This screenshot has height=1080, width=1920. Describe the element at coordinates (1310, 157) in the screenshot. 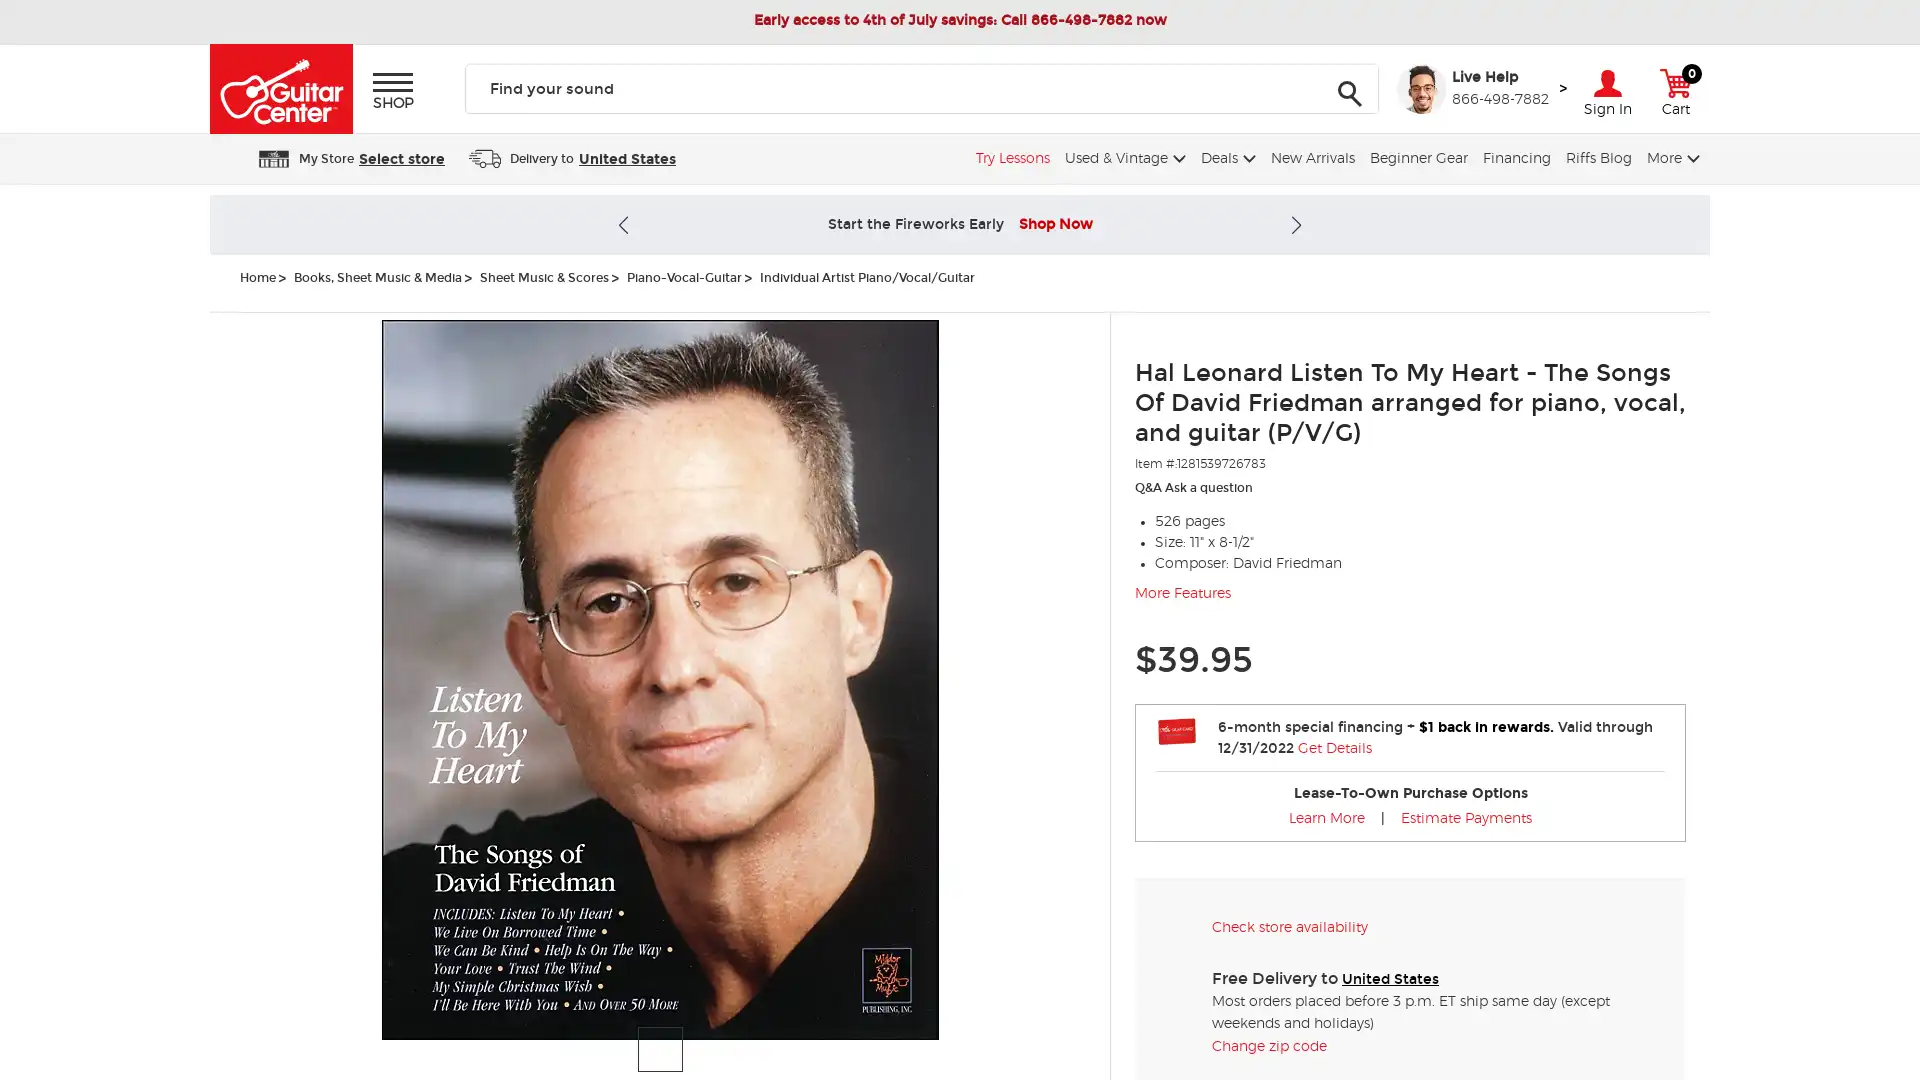

I see `New Arrivals` at that location.